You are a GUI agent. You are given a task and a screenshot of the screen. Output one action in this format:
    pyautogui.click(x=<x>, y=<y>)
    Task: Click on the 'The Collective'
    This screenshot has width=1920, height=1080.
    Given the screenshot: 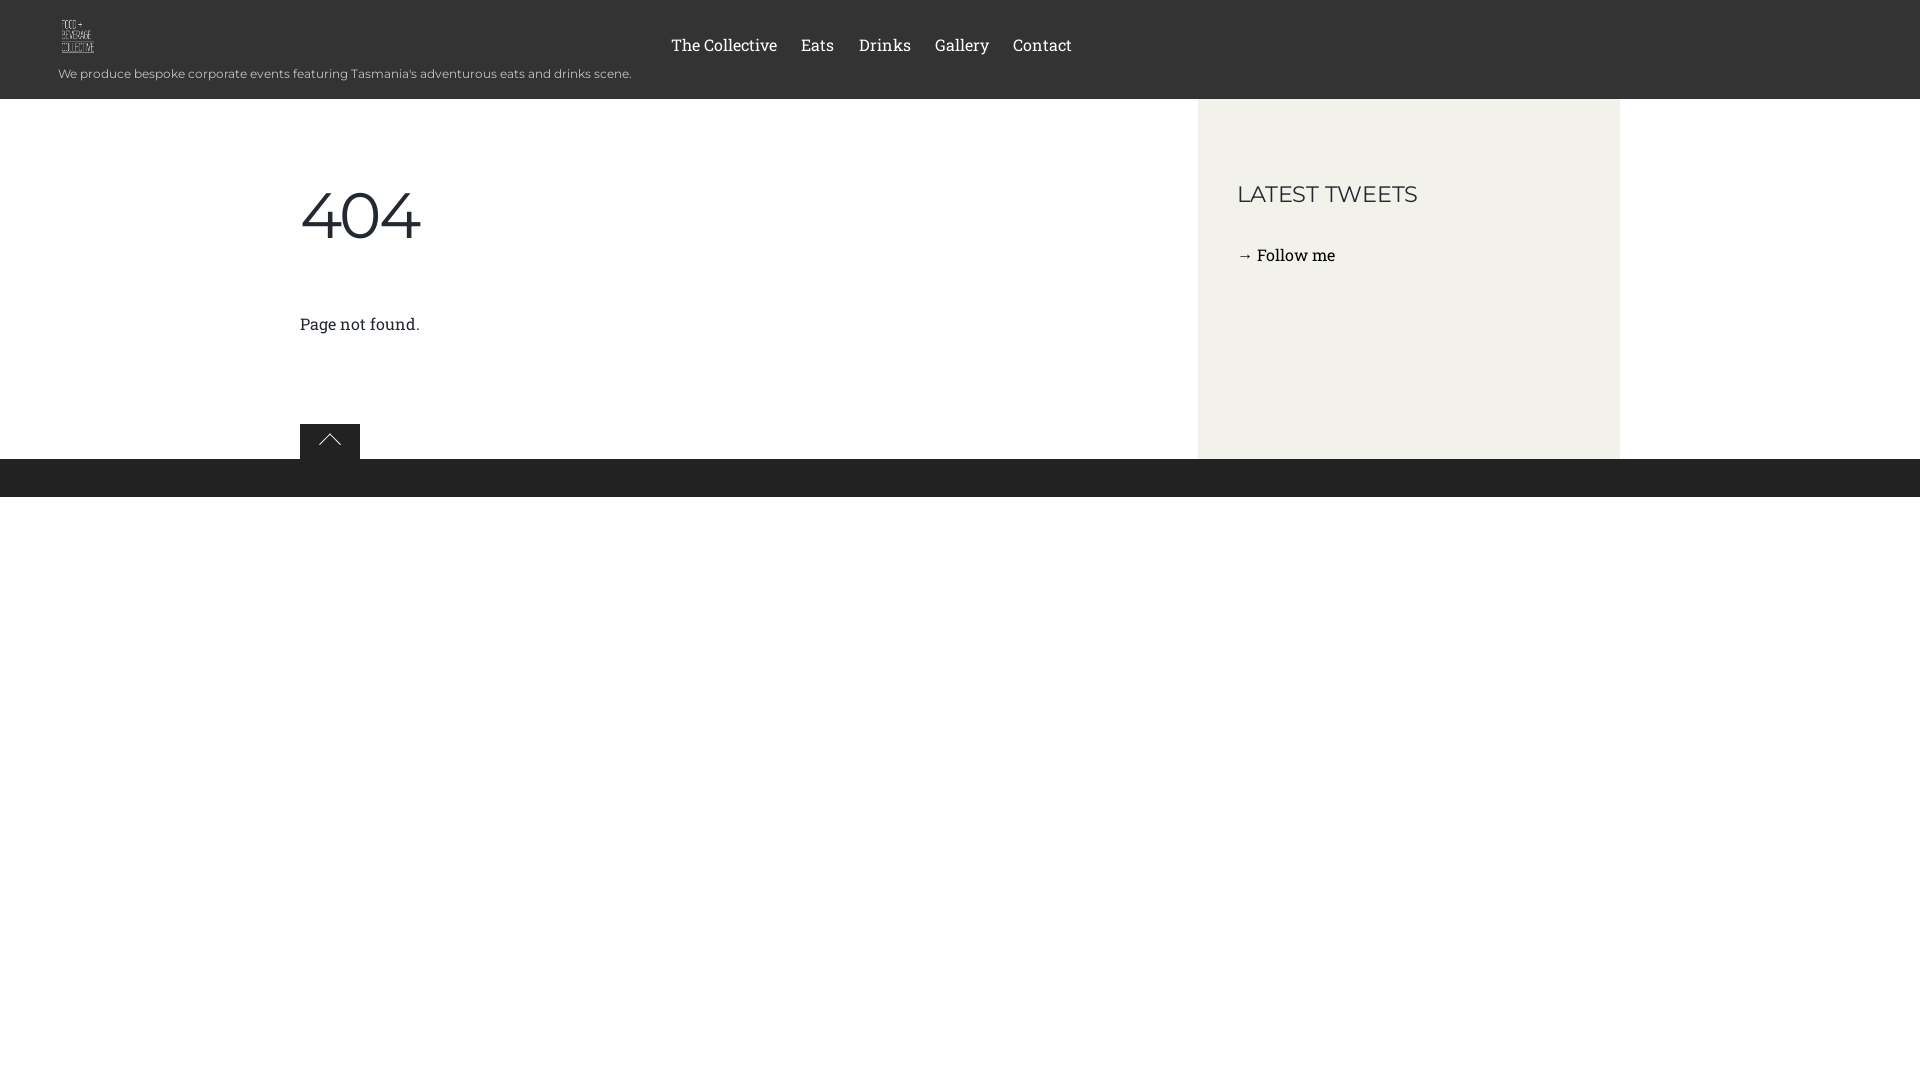 What is the action you would take?
    pyautogui.click(x=723, y=48)
    